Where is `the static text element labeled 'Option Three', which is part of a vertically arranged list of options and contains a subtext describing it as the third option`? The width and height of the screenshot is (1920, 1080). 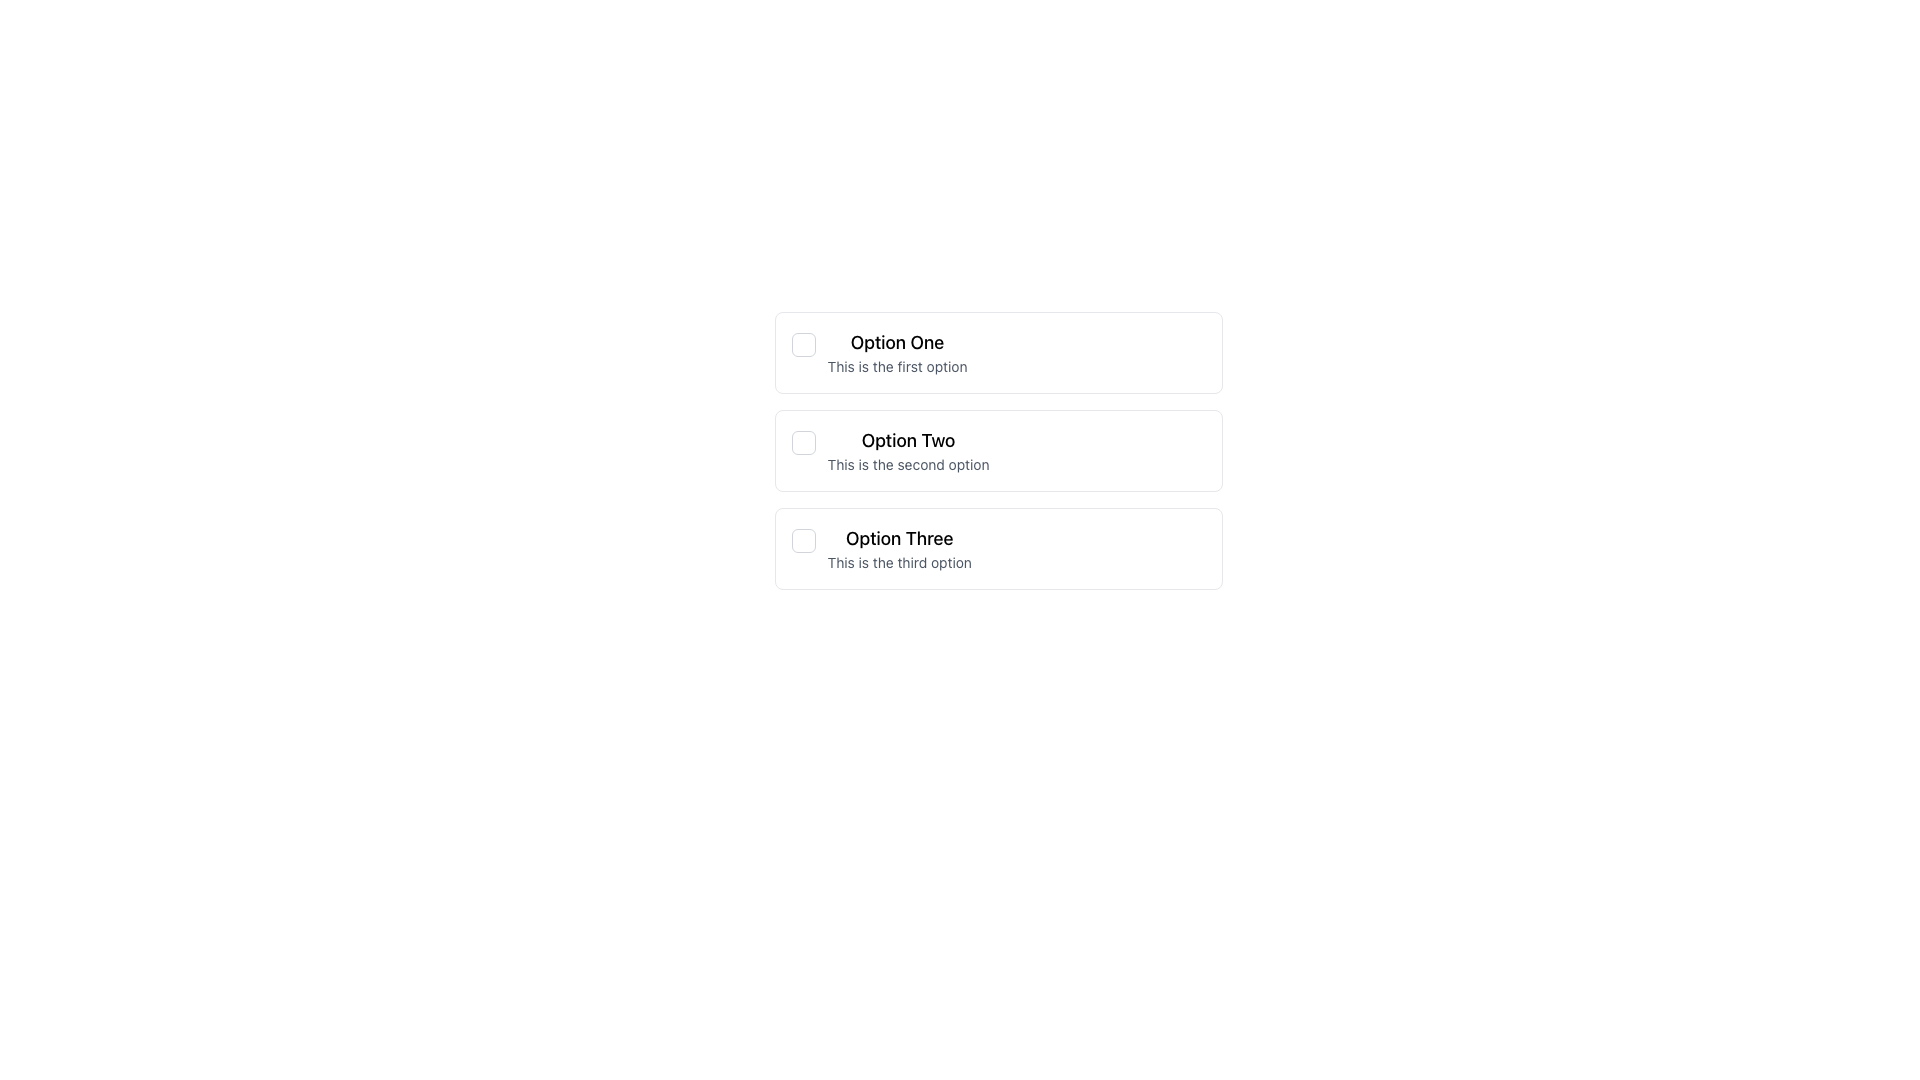
the static text element labeled 'Option Three', which is part of a vertically arranged list of options and contains a subtext describing it as the third option is located at coordinates (898, 548).